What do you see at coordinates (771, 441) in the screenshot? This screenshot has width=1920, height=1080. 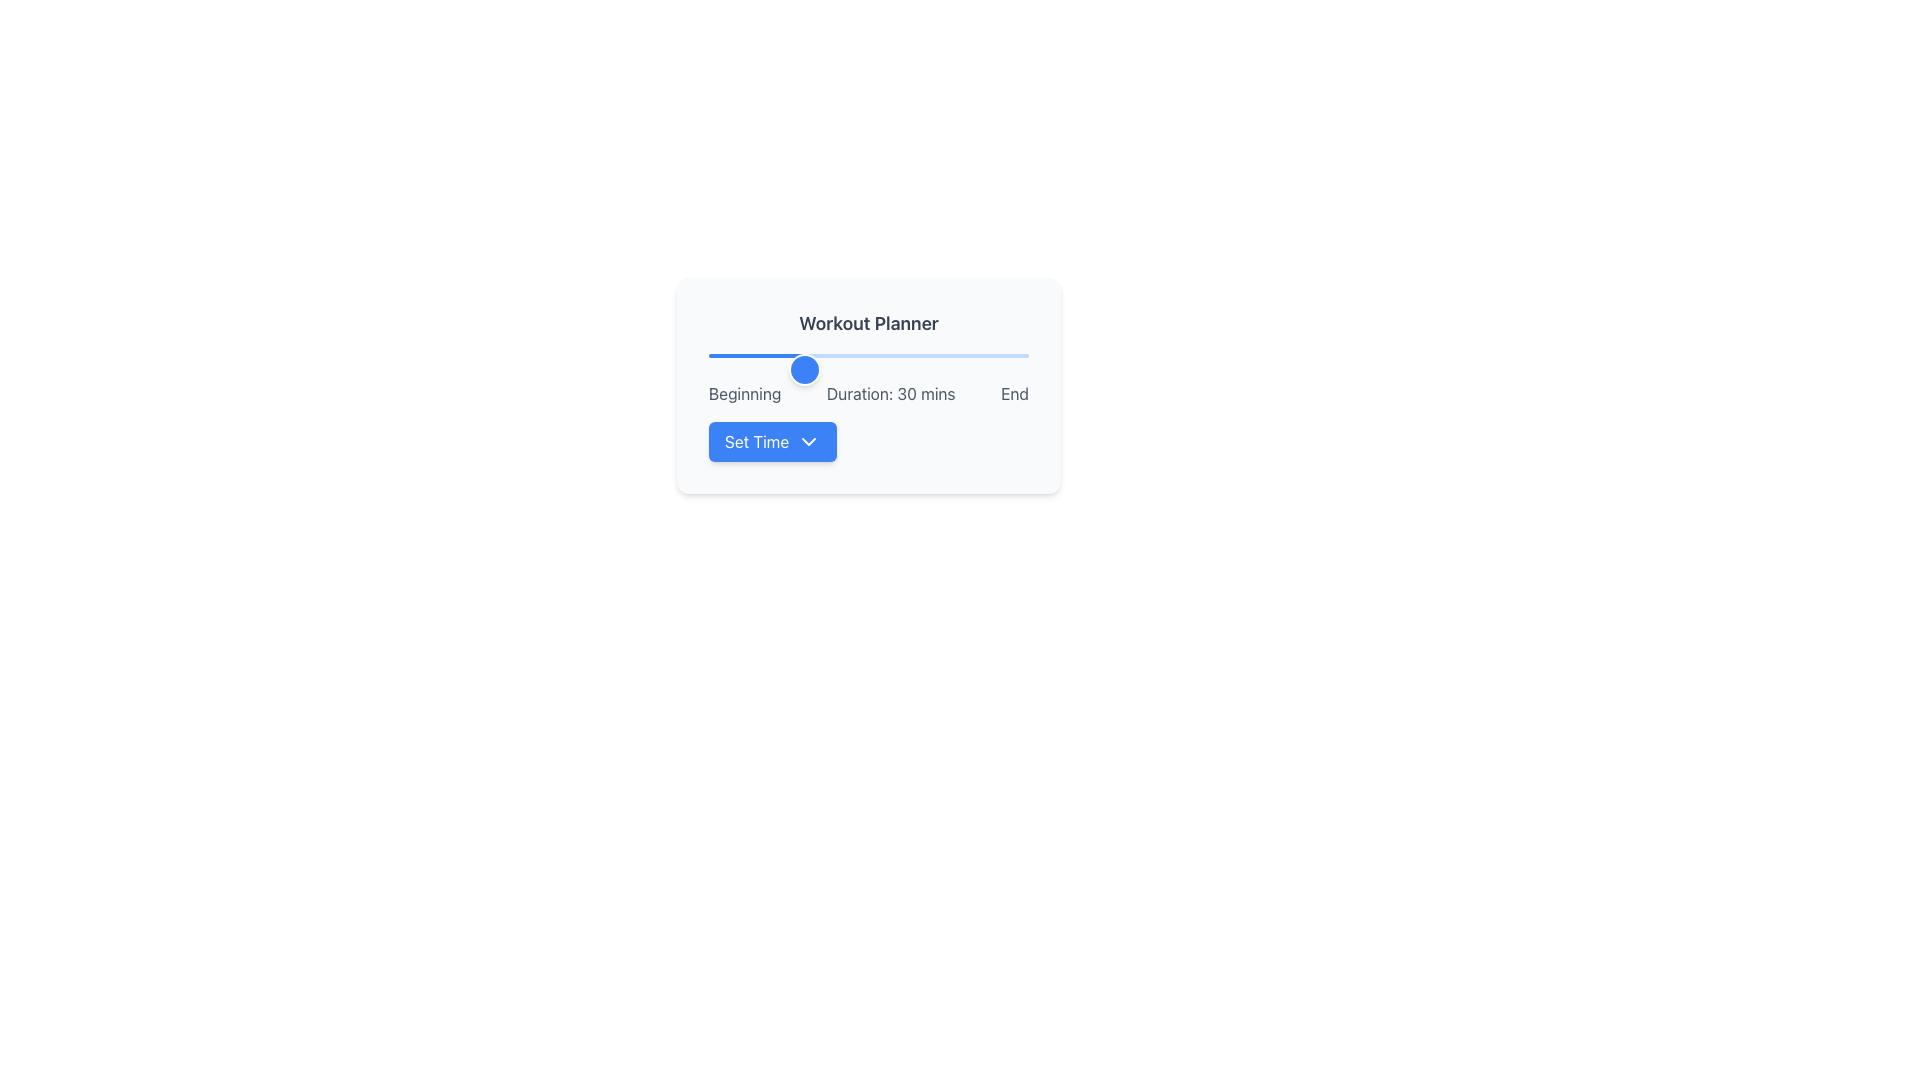 I see `the 'Set Time' button with an integrated dropdown trigger located in the lower section of the 'Workout Planner' card` at bounding box center [771, 441].